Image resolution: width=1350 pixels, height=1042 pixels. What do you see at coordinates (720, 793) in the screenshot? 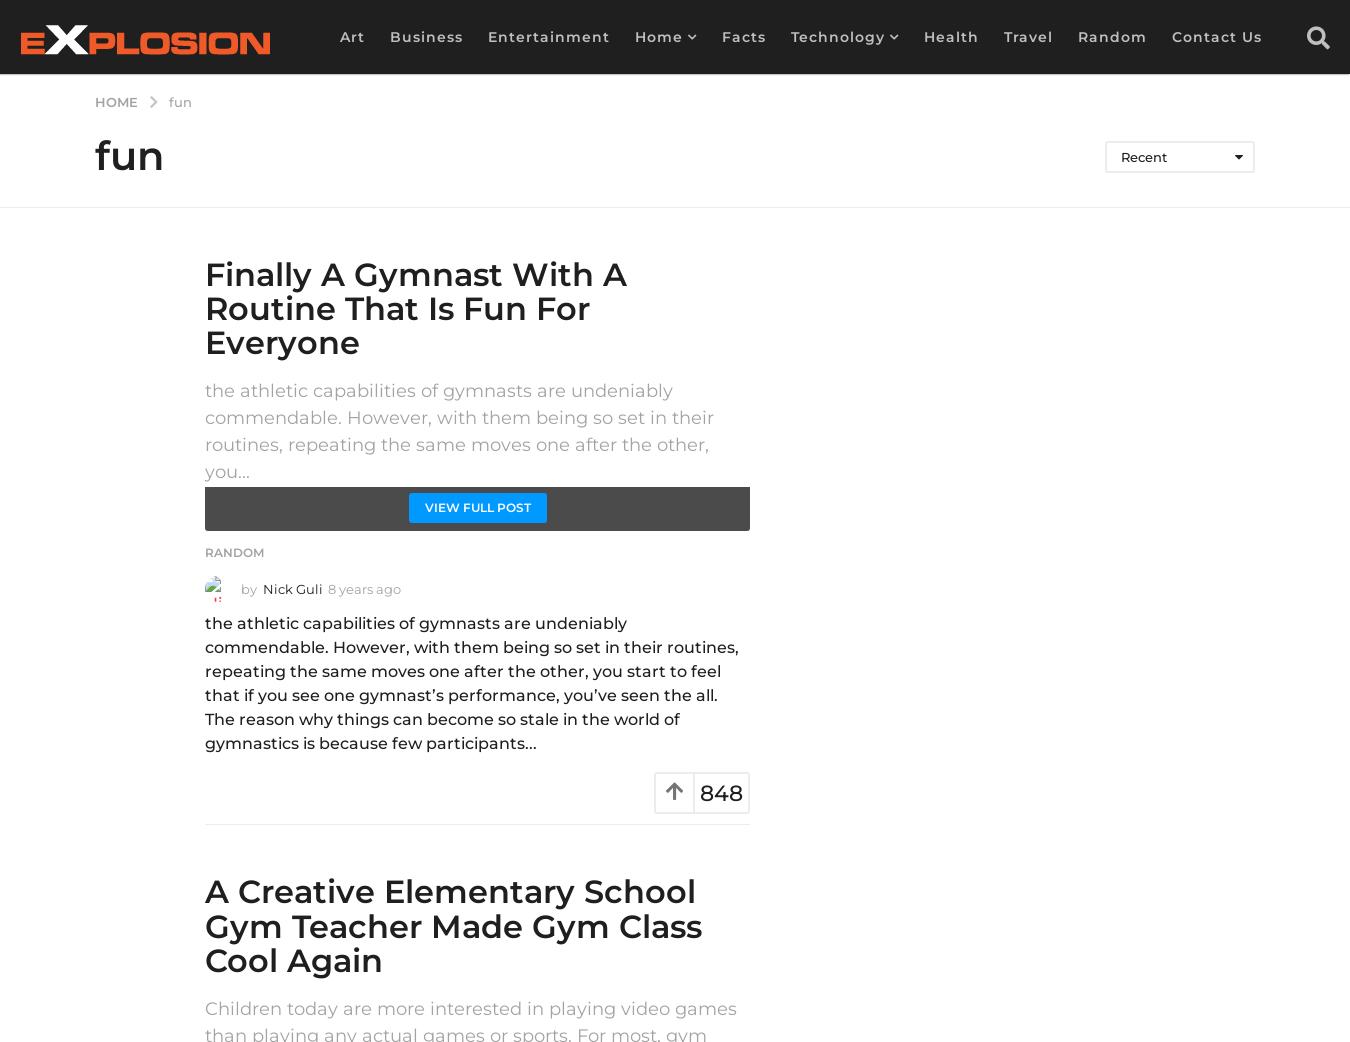
I see `'848'` at bounding box center [720, 793].